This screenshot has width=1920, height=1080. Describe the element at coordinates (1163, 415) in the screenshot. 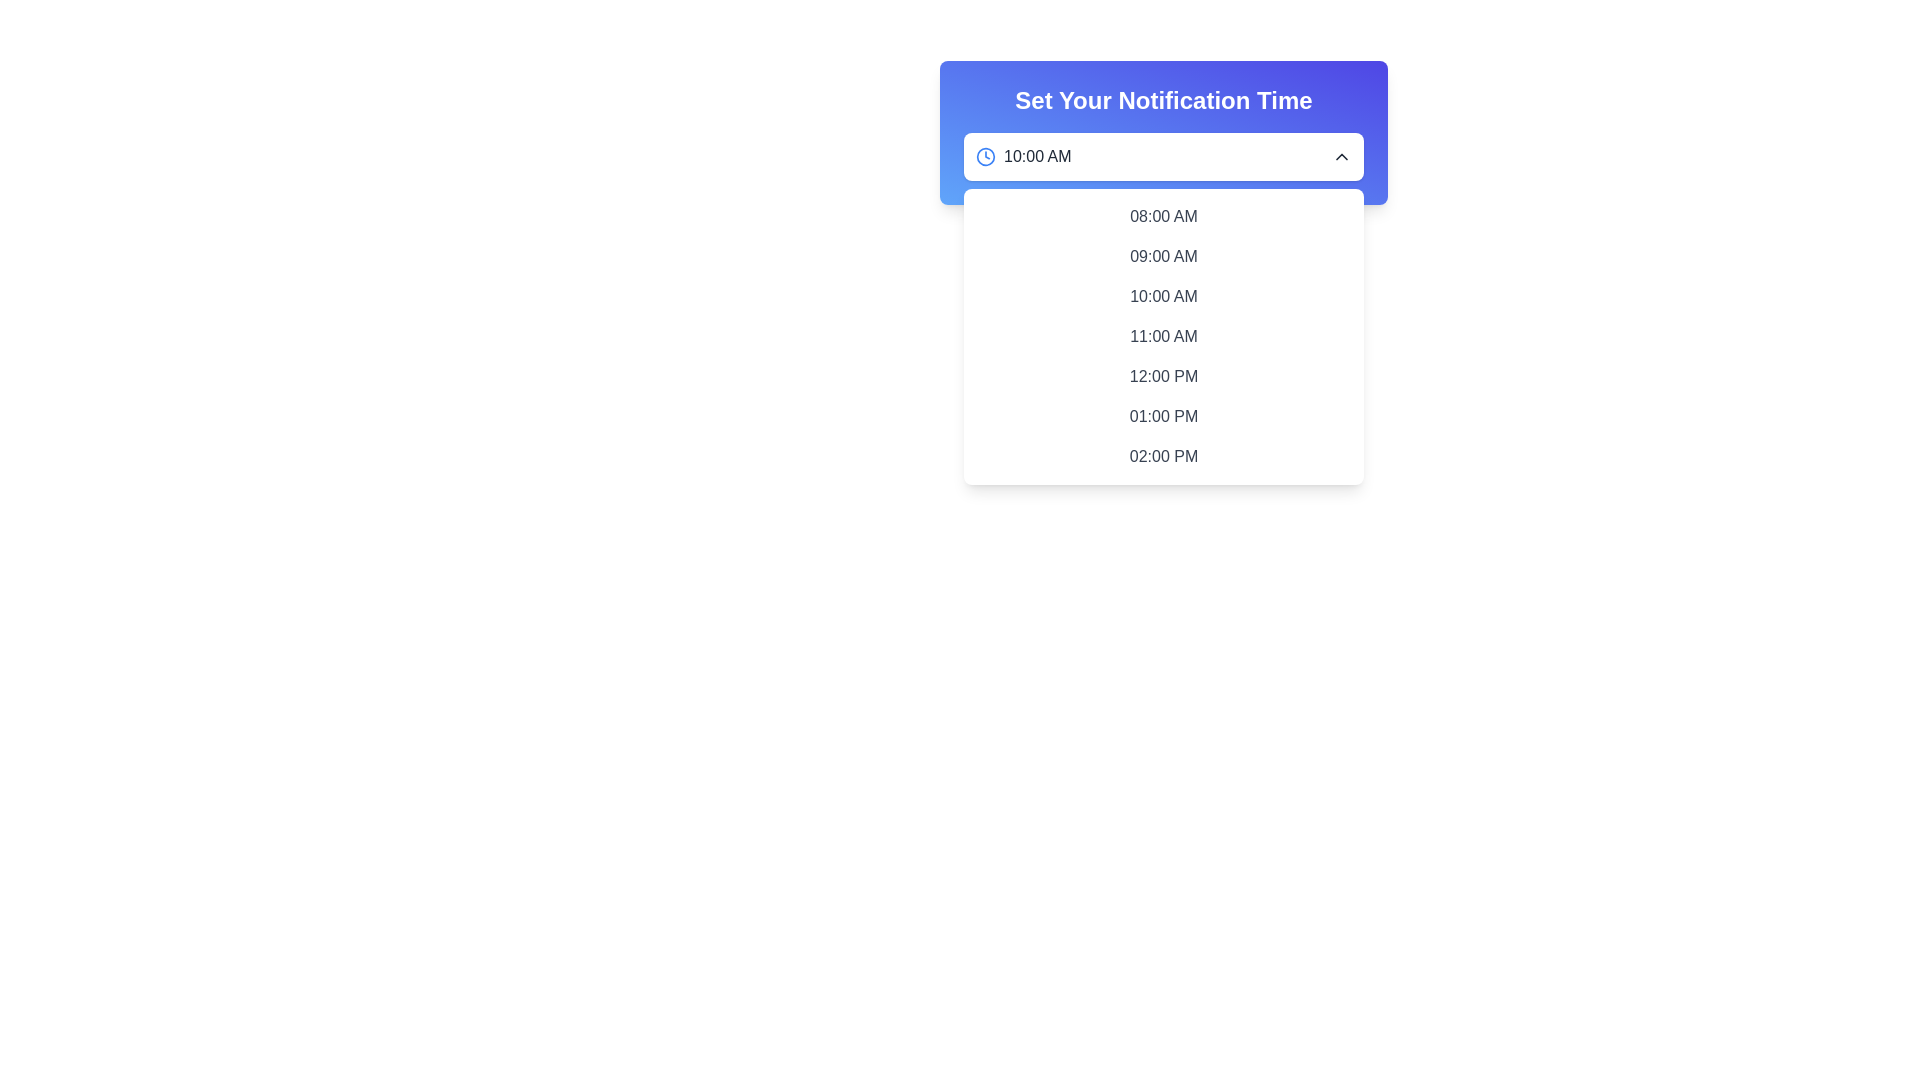

I see `the selectable time option displaying '01:00 PM' located in the dropdown menu under 'Set Your Notification Time'` at that location.